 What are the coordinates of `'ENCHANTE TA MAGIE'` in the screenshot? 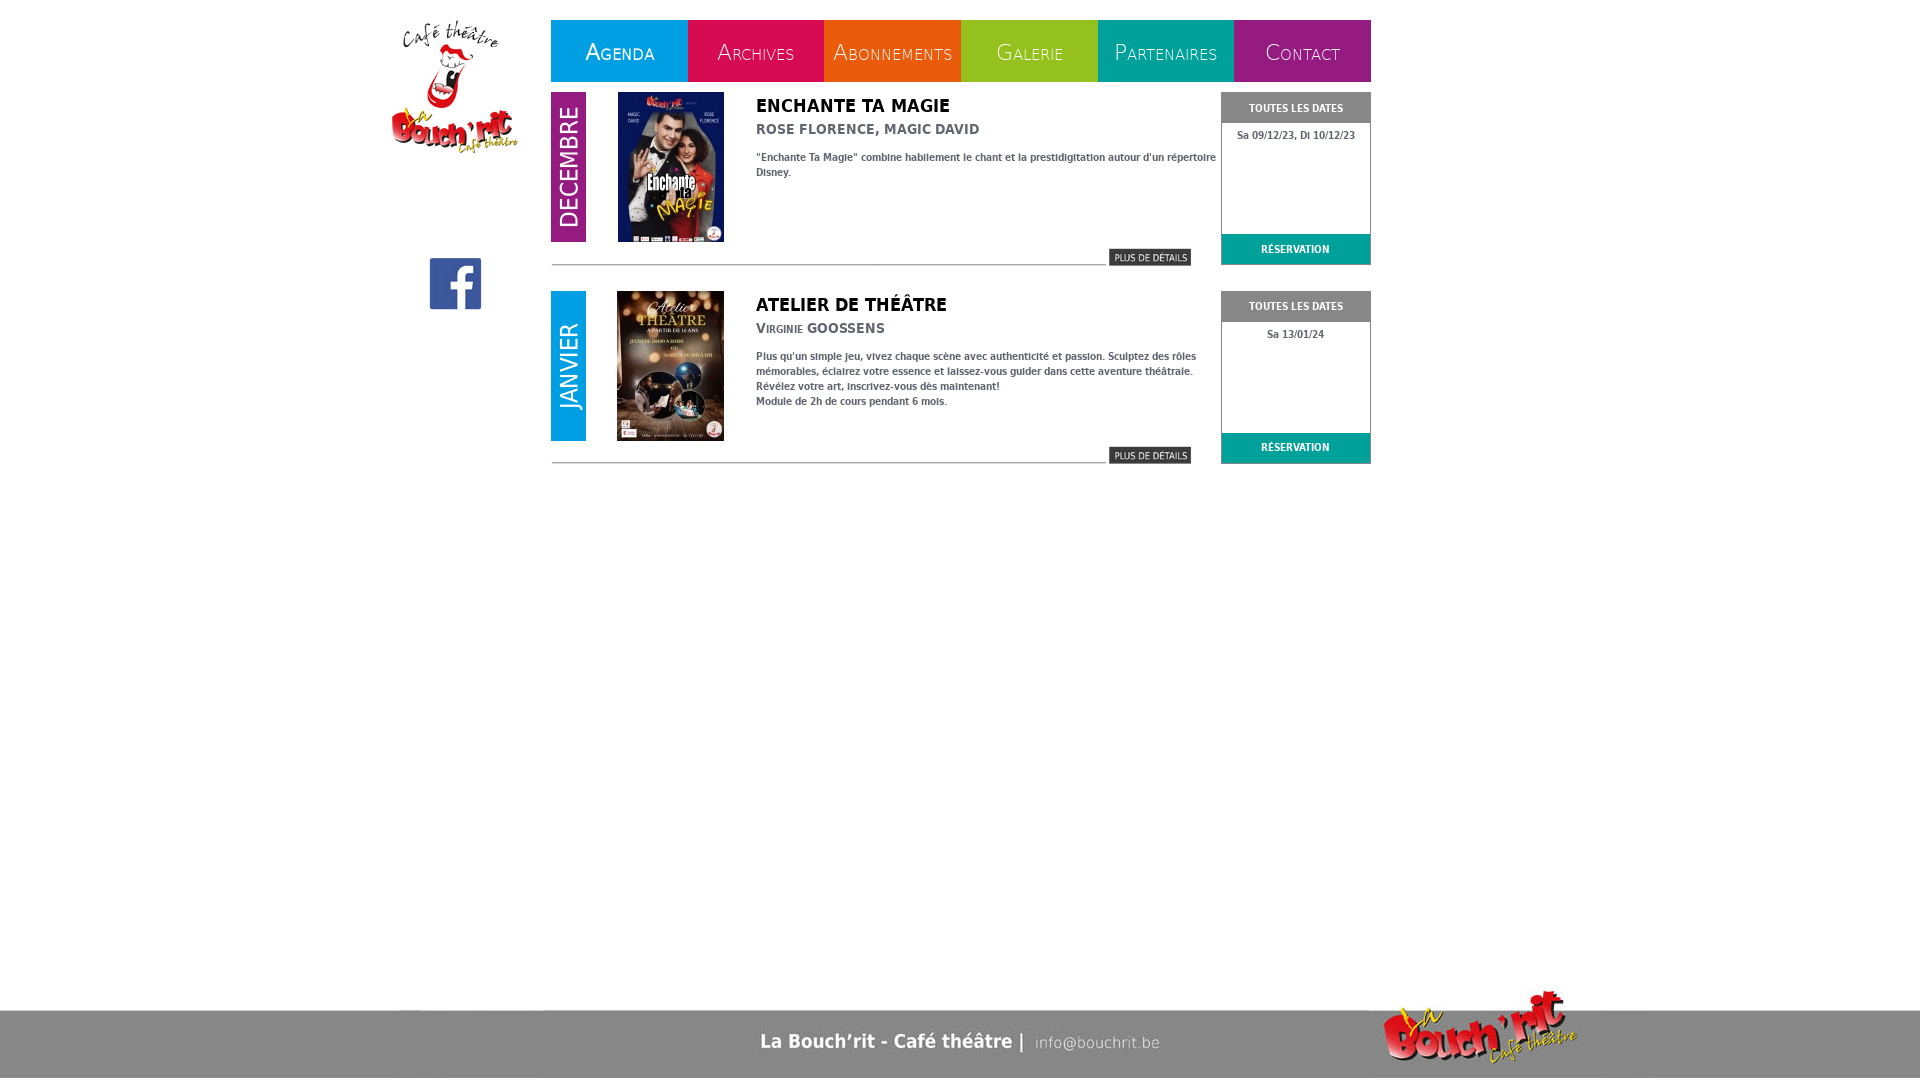 It's located at (853, 105).